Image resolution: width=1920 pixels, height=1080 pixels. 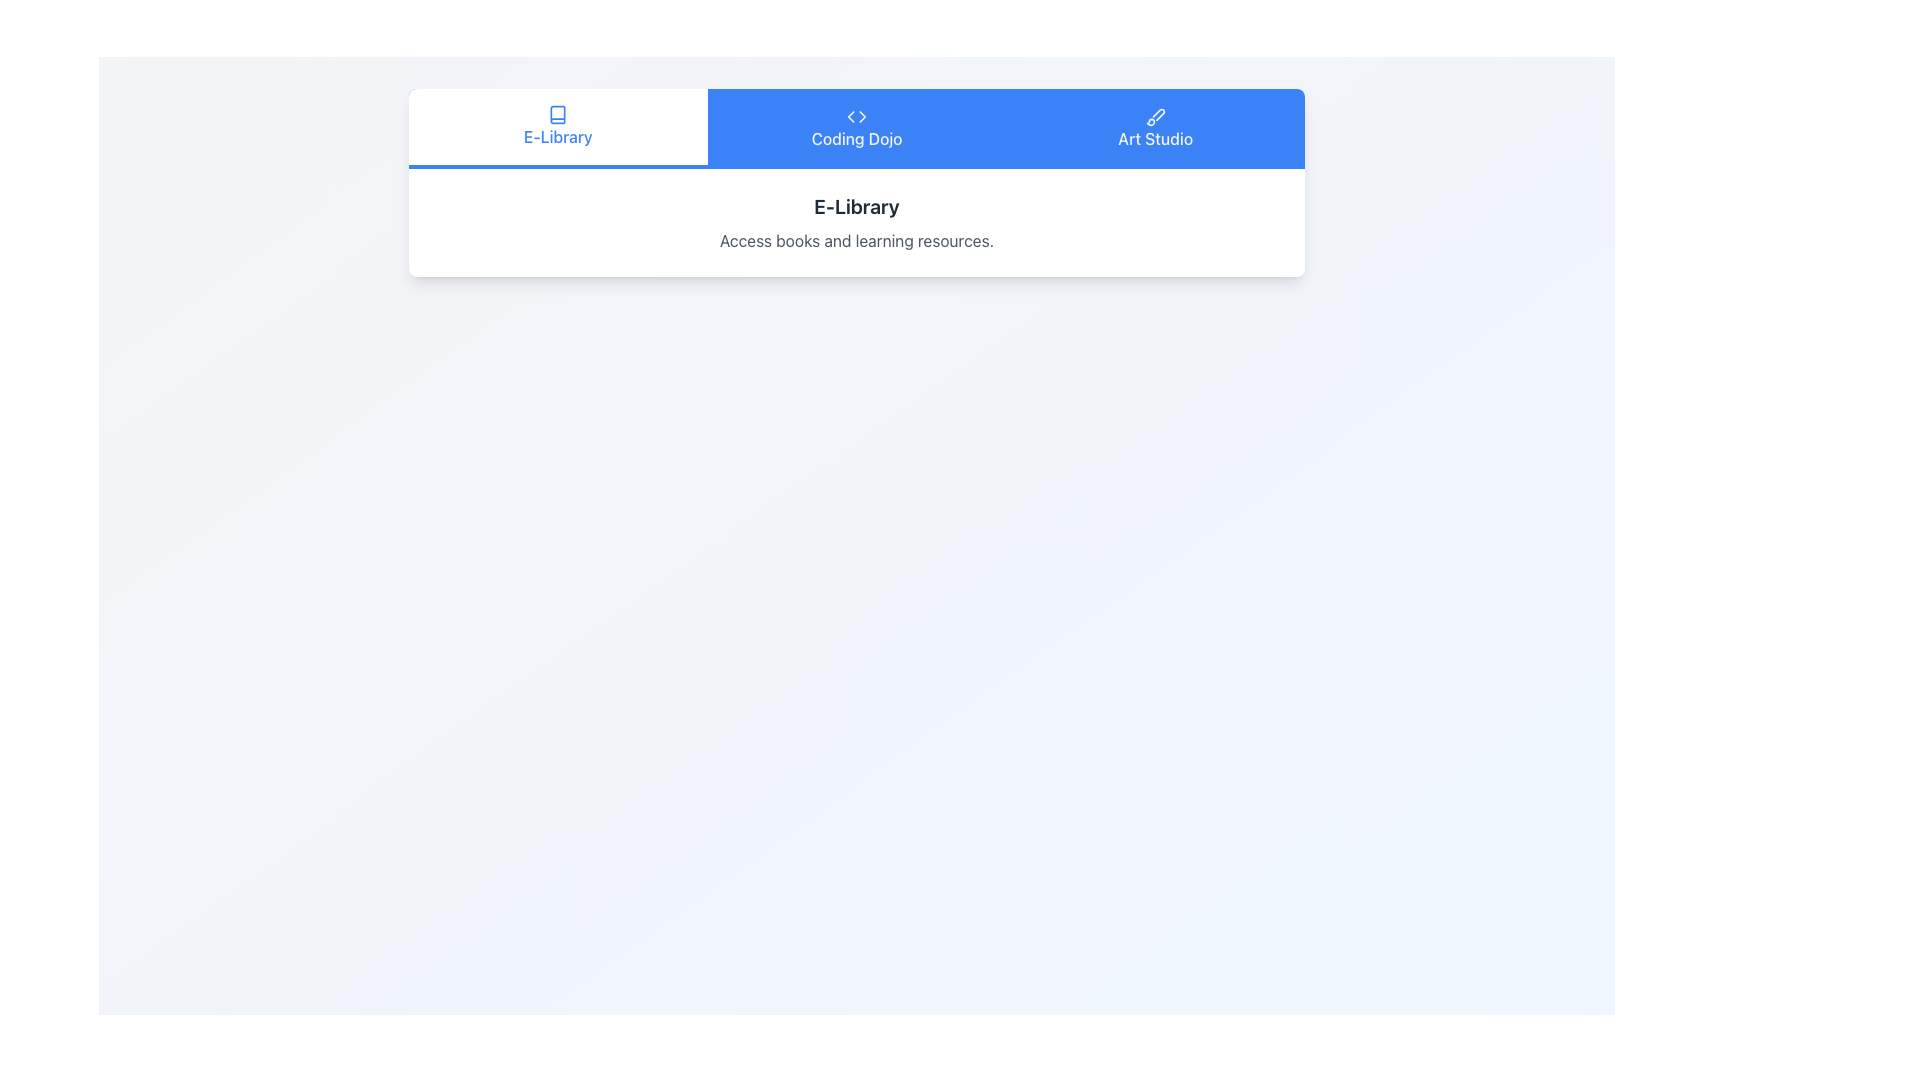 I want to click on the 'Coding Dojo' navigation tab located in the middle of a row of three tabs, so click(x=857, y=128).